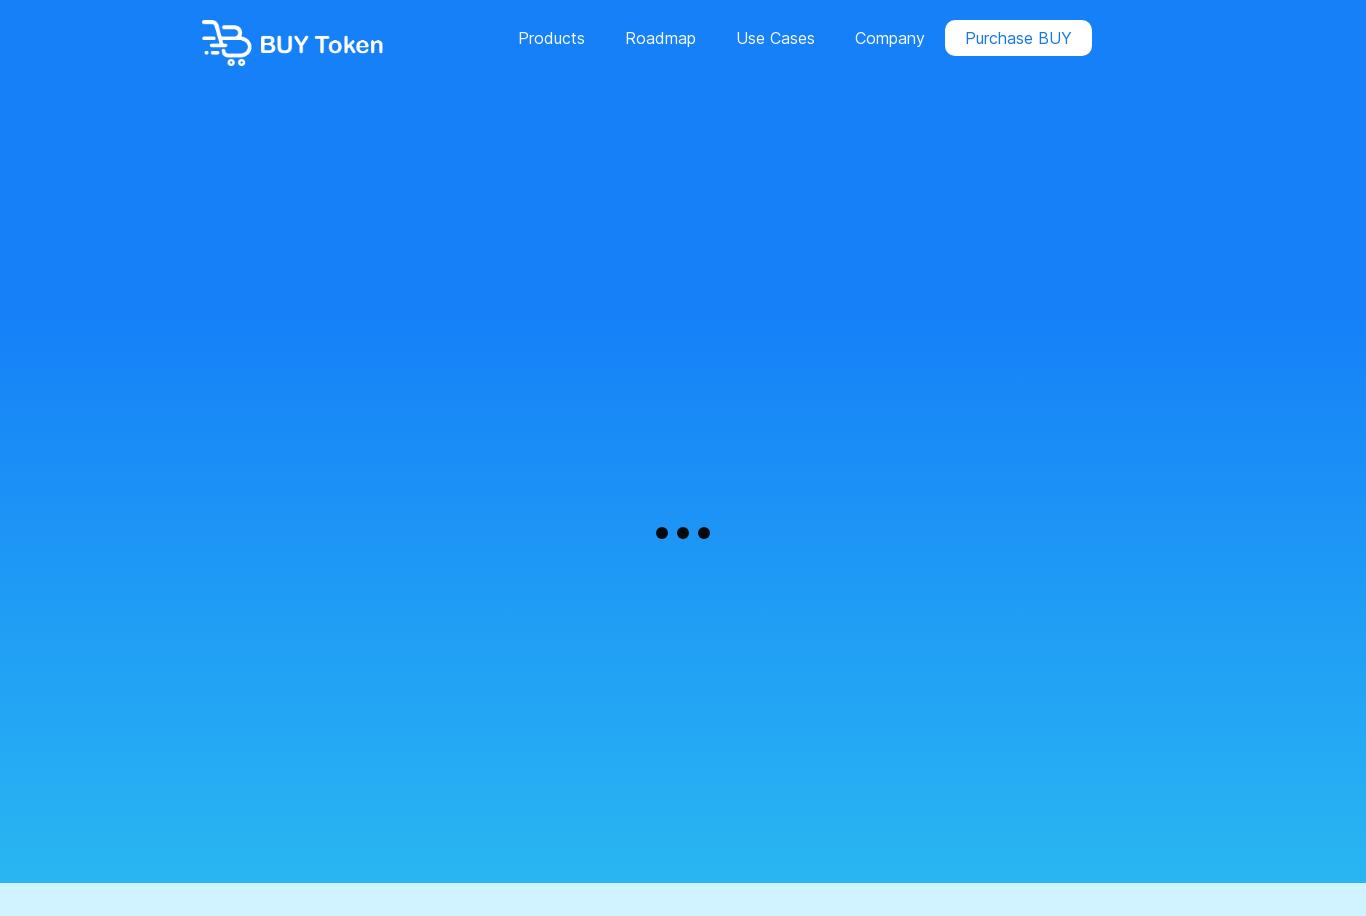 Image resolution: width=1366 pixels, height=916 pixels. What do you see at coordinates (683, 255) in the screenshot?
I see `'On Demand Delivery Solution'` at bounding box center [683, 255].